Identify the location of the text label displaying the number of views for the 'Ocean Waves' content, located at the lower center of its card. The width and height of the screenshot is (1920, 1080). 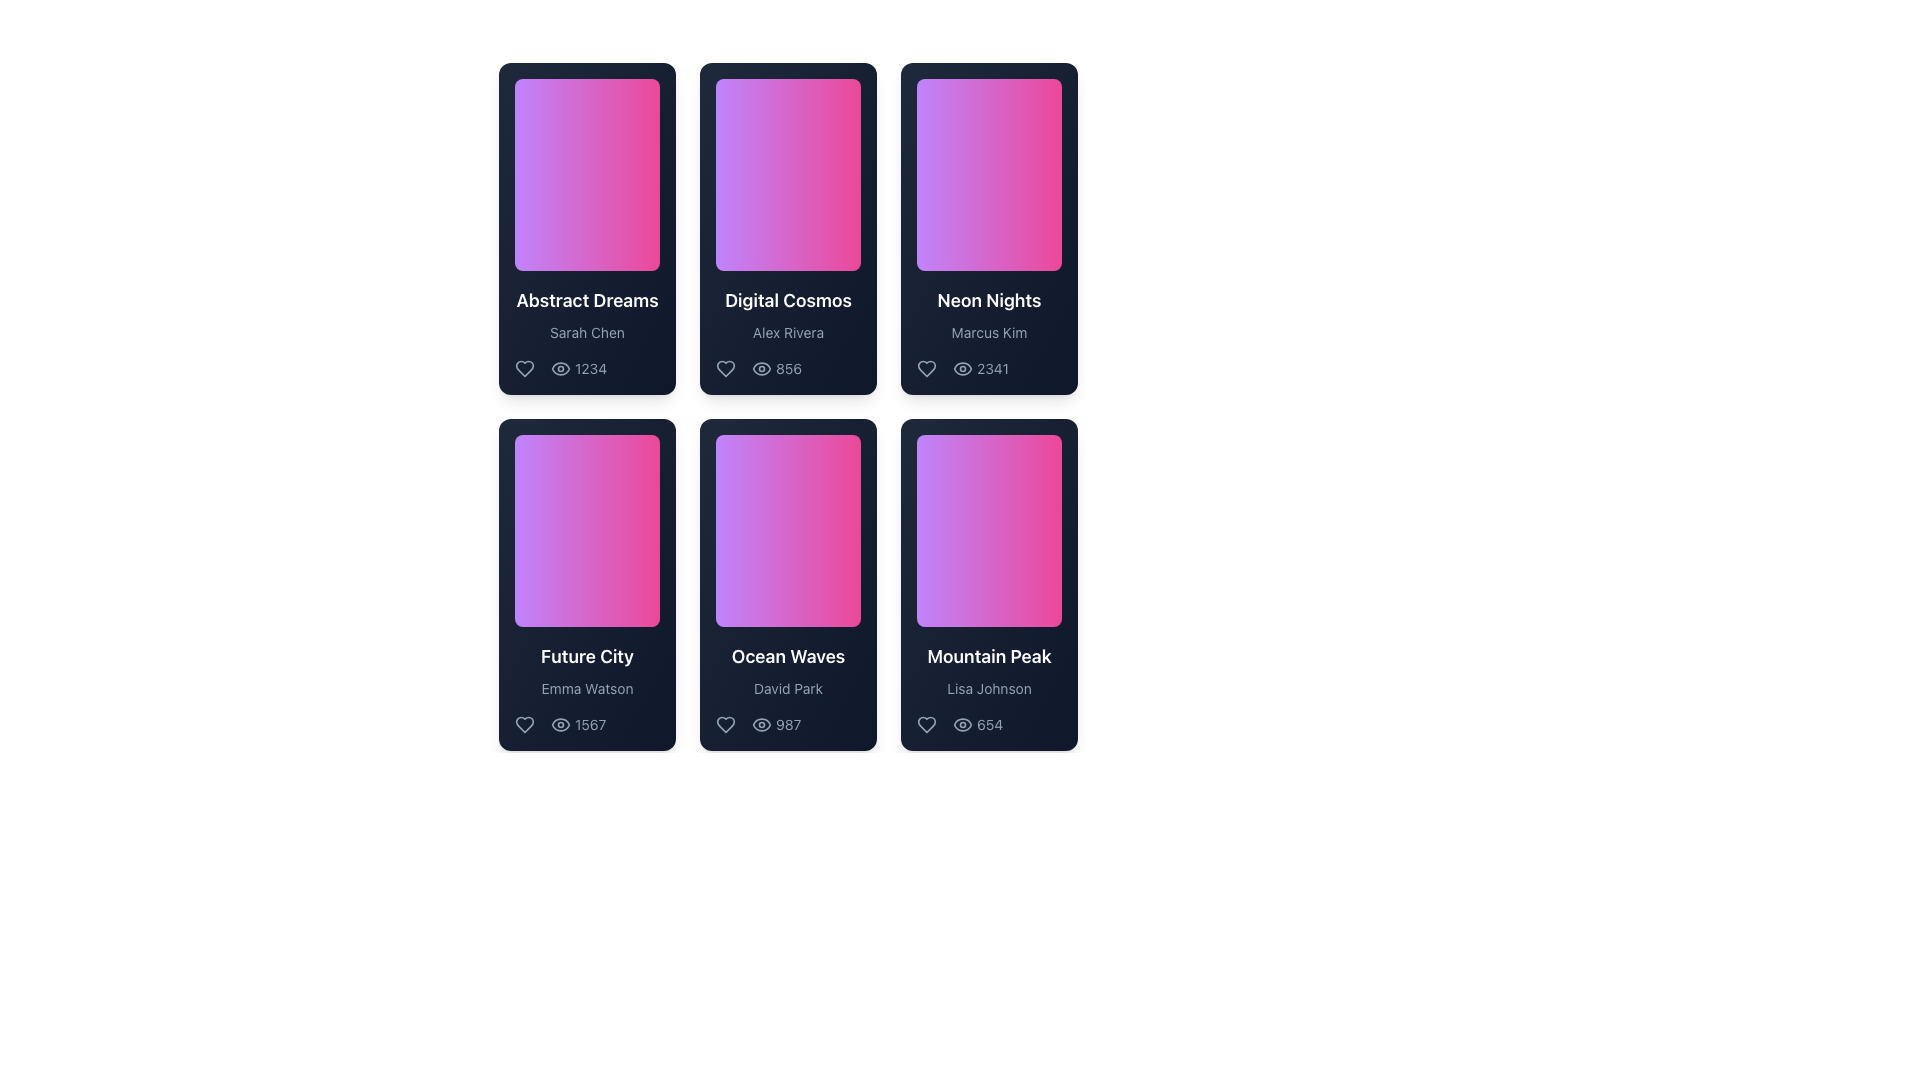
(757, 725).